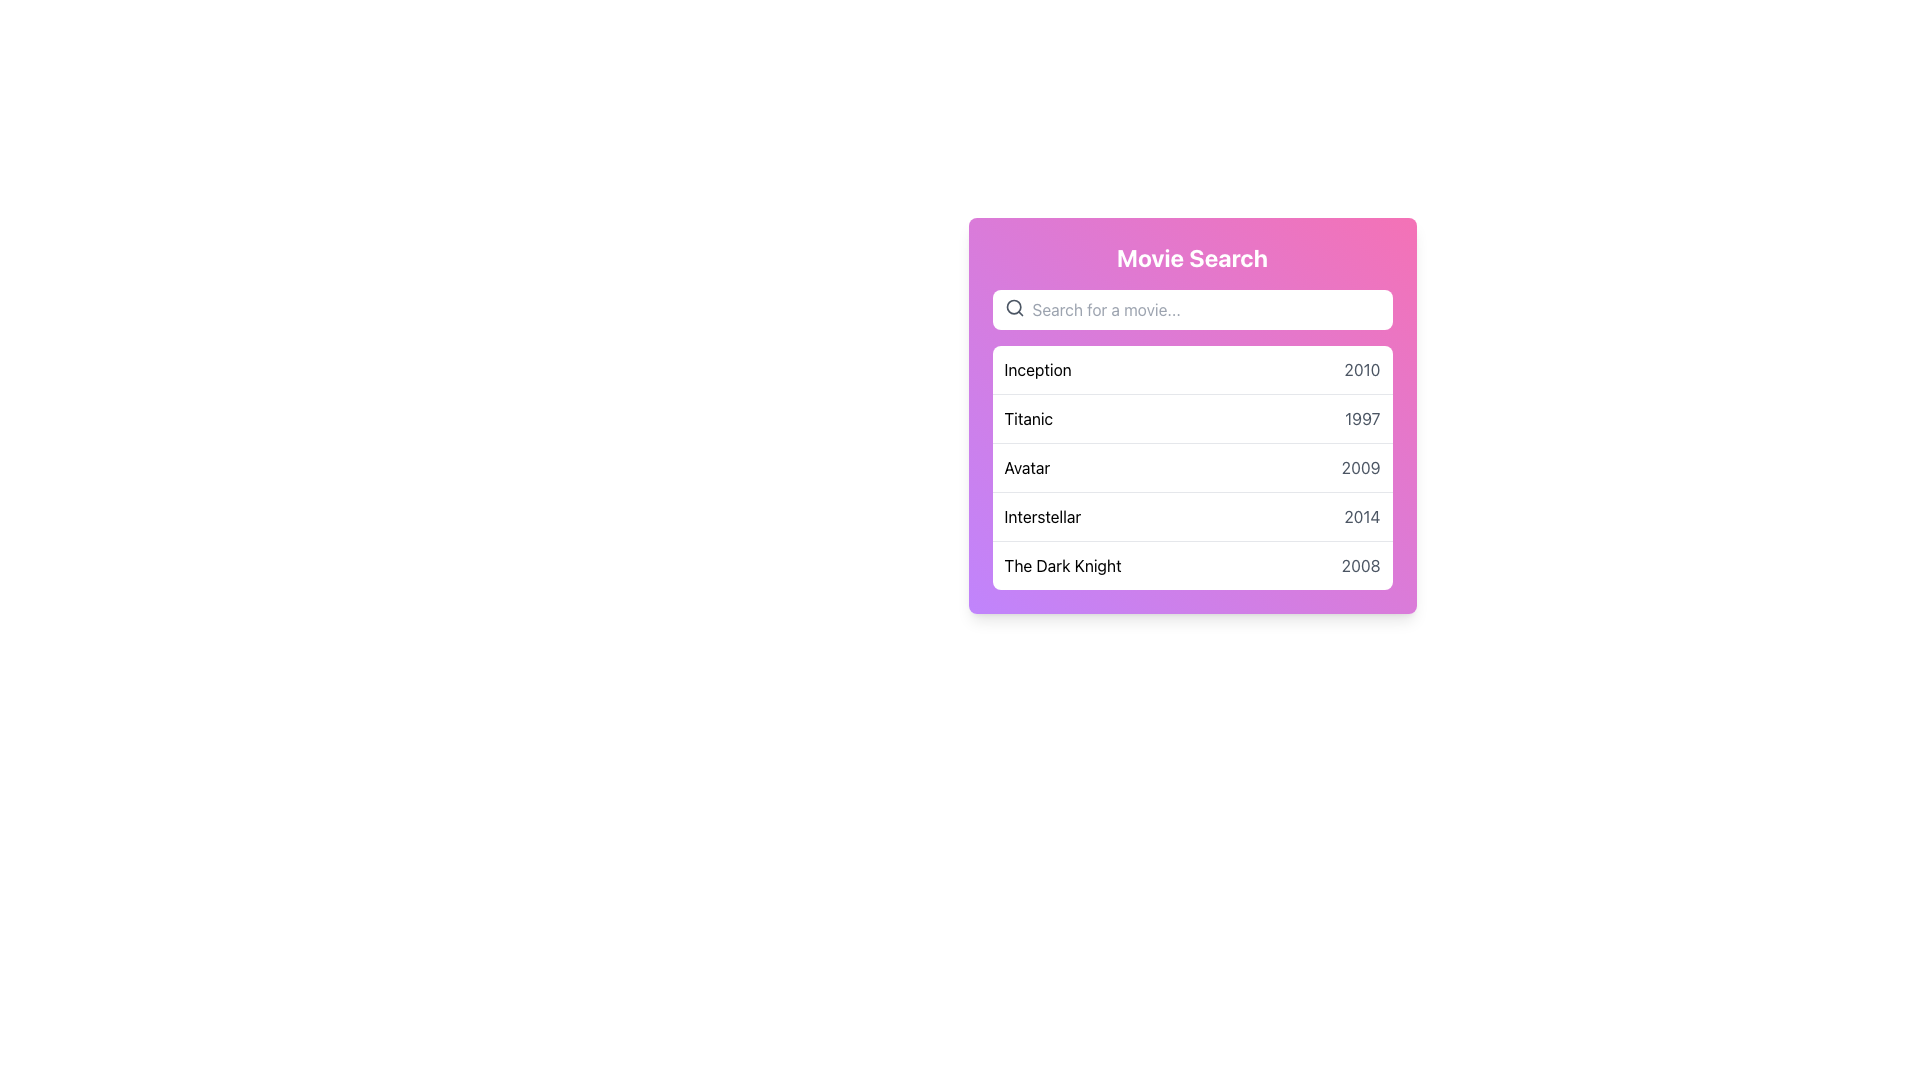 The image size is (1920, 1080). What do you see at coordinates (1192, 565) in the screenshot?
I see `the list item displaying 'The Dark Knight' (2008) which is the fifth item in the list, positioned below 'Interstellar (2014)'` at bounding box center [1192, 565].